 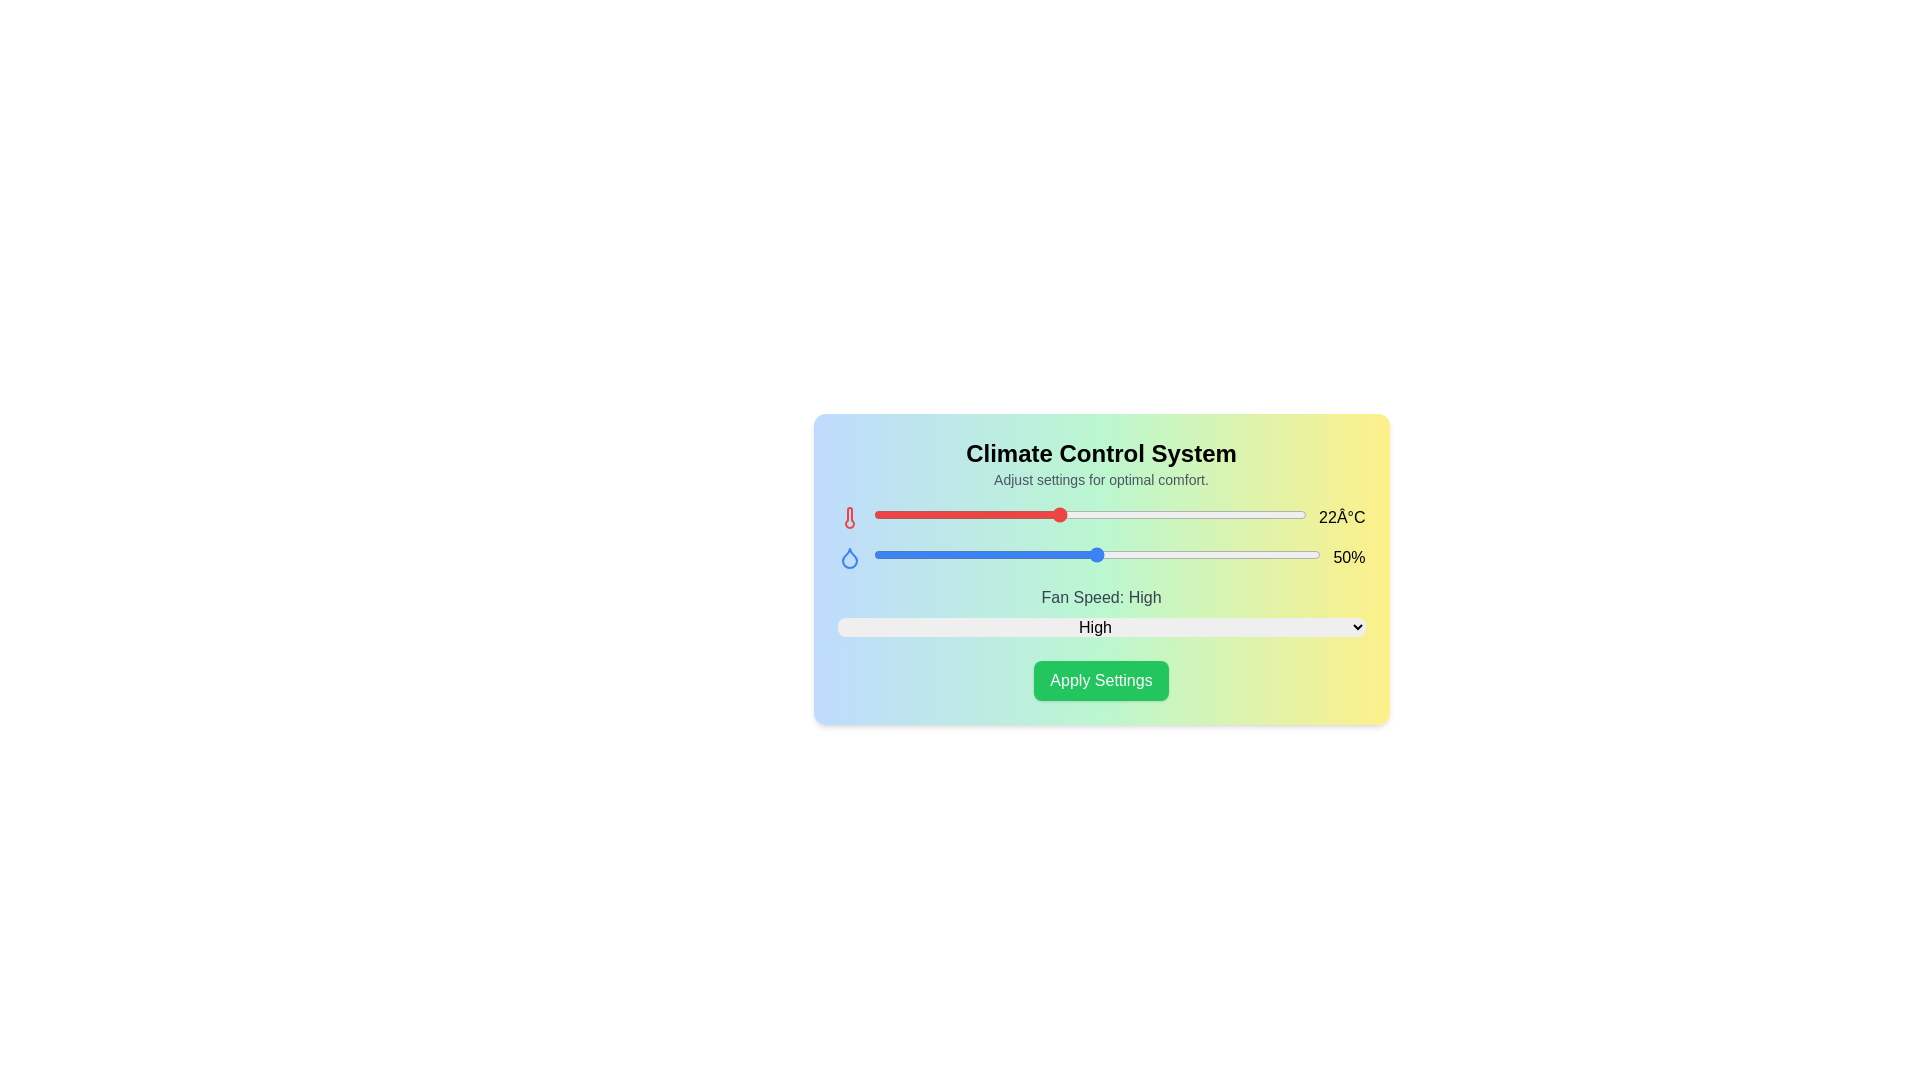 I want to click on the temperature slider to 22 degrees Celsius, so click(x=1058, y=514).